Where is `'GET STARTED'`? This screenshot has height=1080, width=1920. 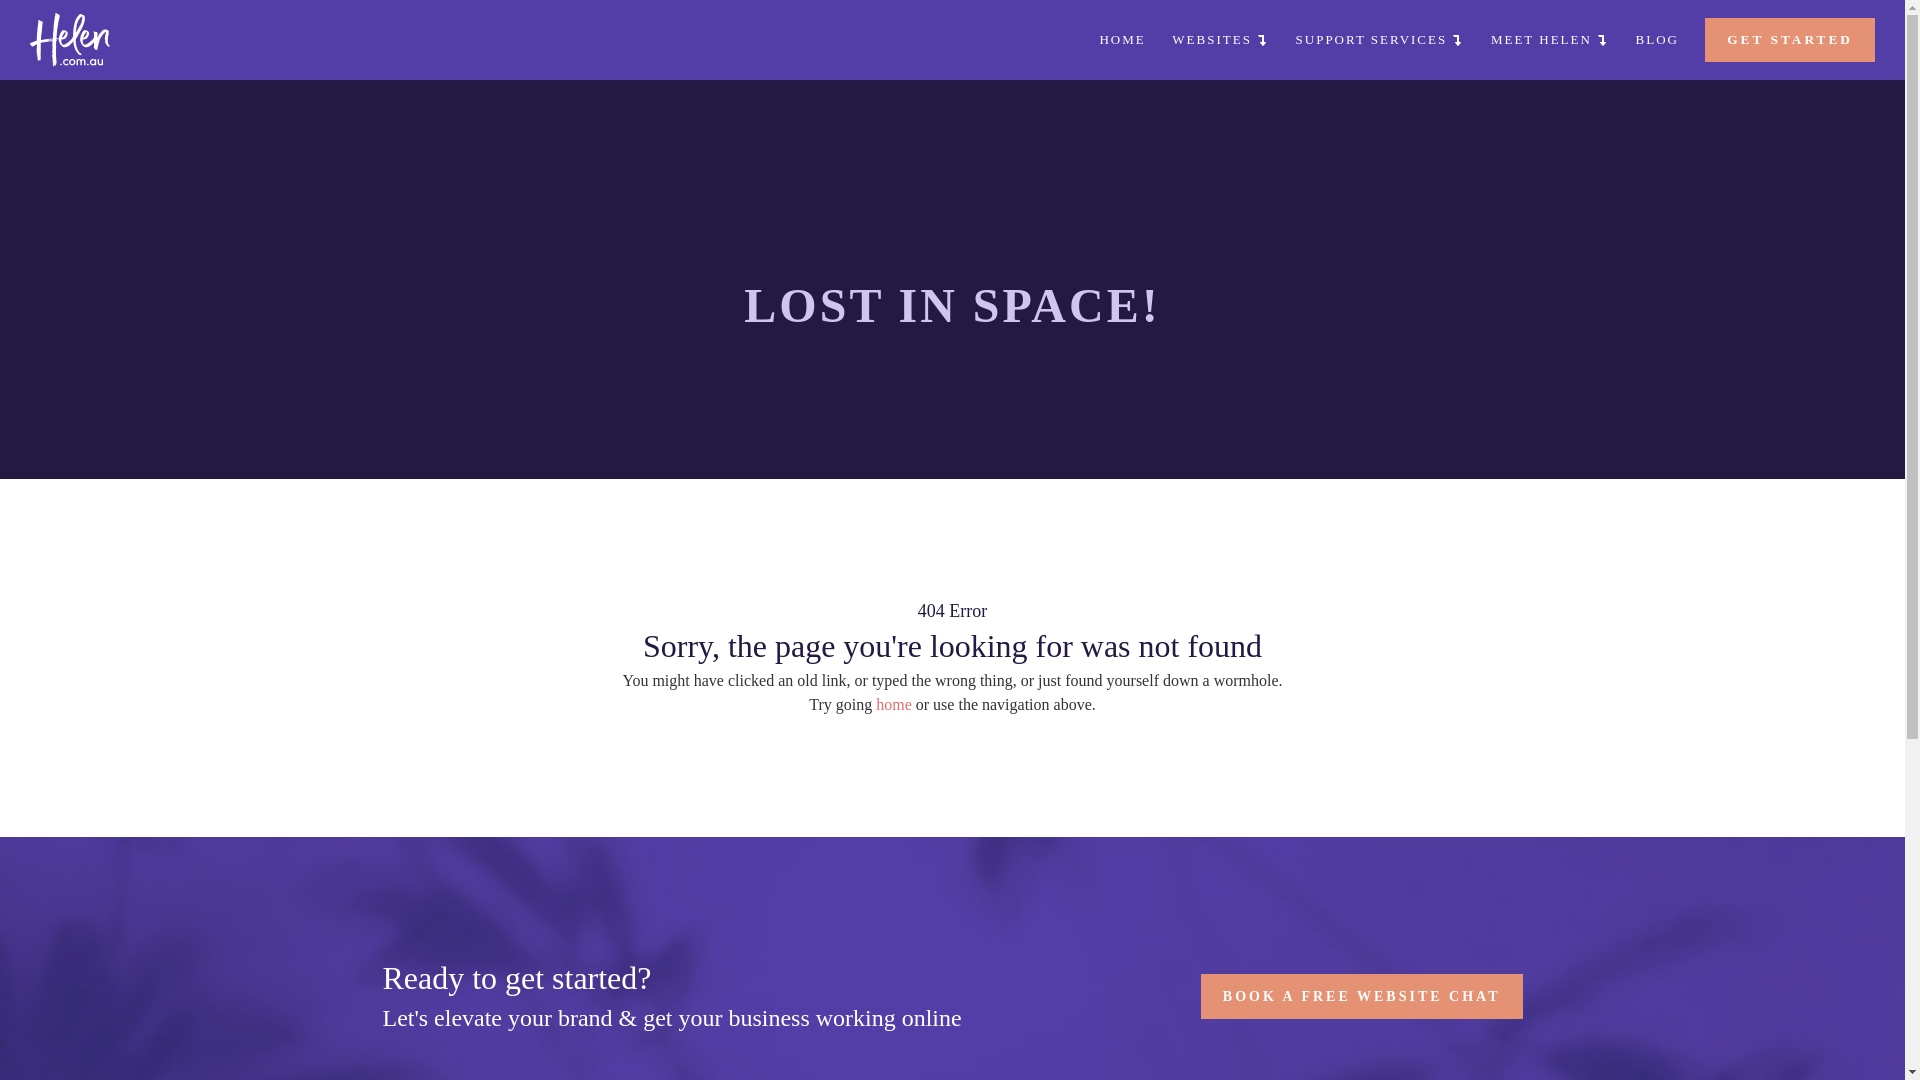 'GET STARTED' is located at coordinates (1790, 39).